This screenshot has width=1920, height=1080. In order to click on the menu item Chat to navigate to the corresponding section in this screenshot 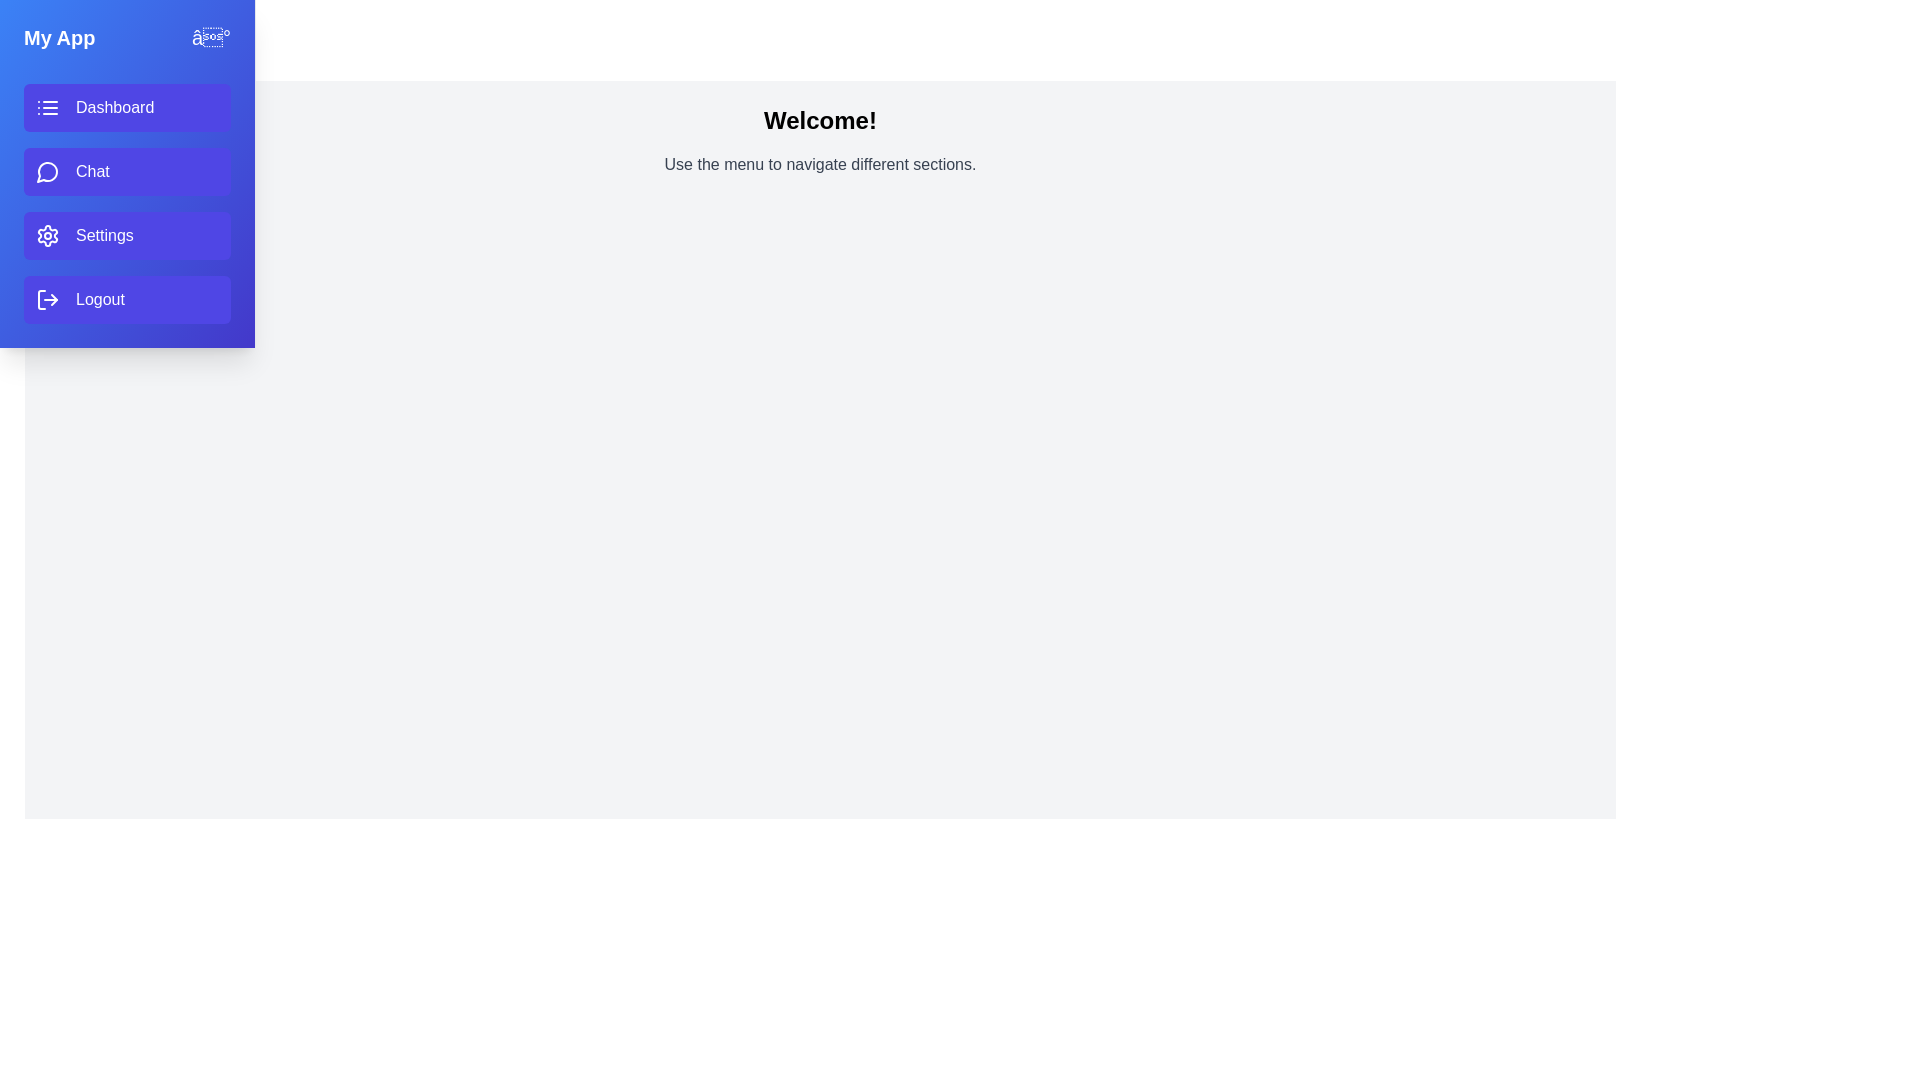, I will do `click(126, 171)`.